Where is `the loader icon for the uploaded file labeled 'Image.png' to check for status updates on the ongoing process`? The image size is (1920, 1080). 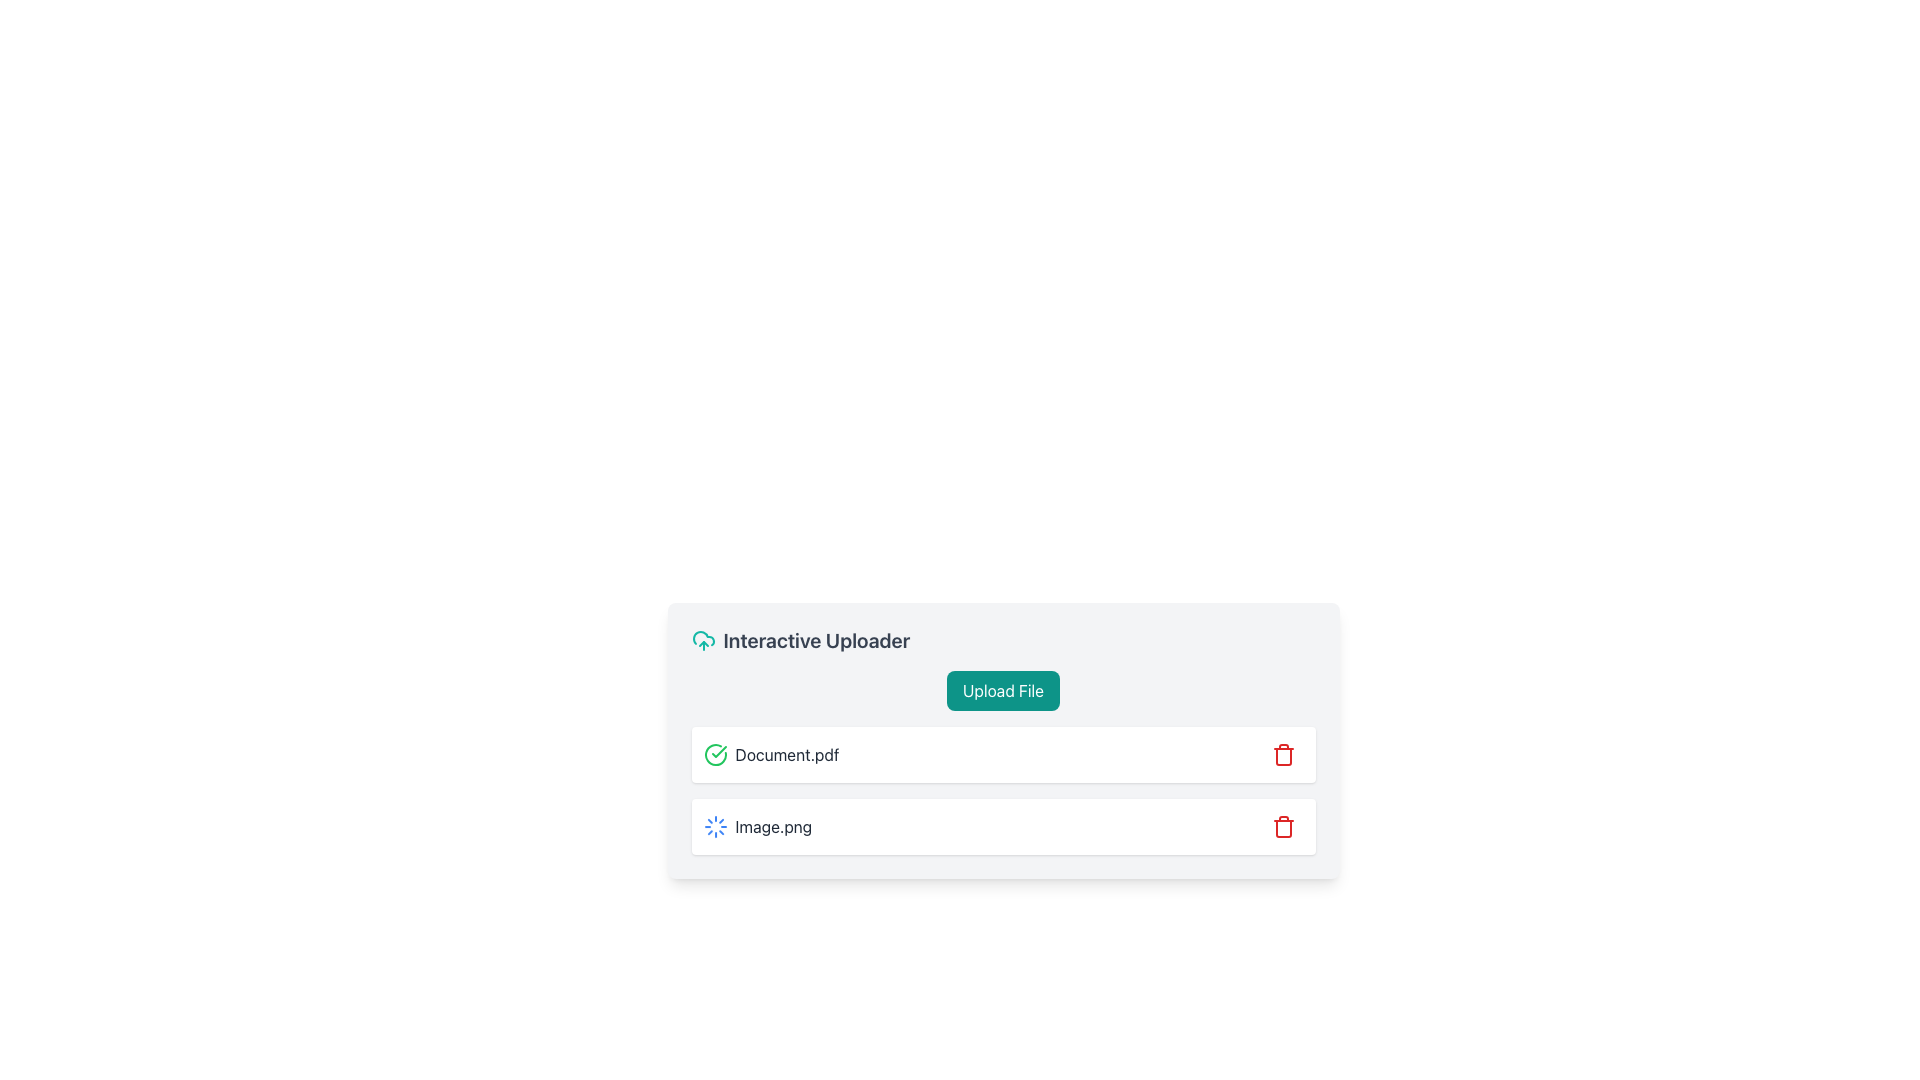 the loader icon for the uploaded file labeled 'Image.png' to check for status updates on the ongoing process is located at coordinates (1003, 826).